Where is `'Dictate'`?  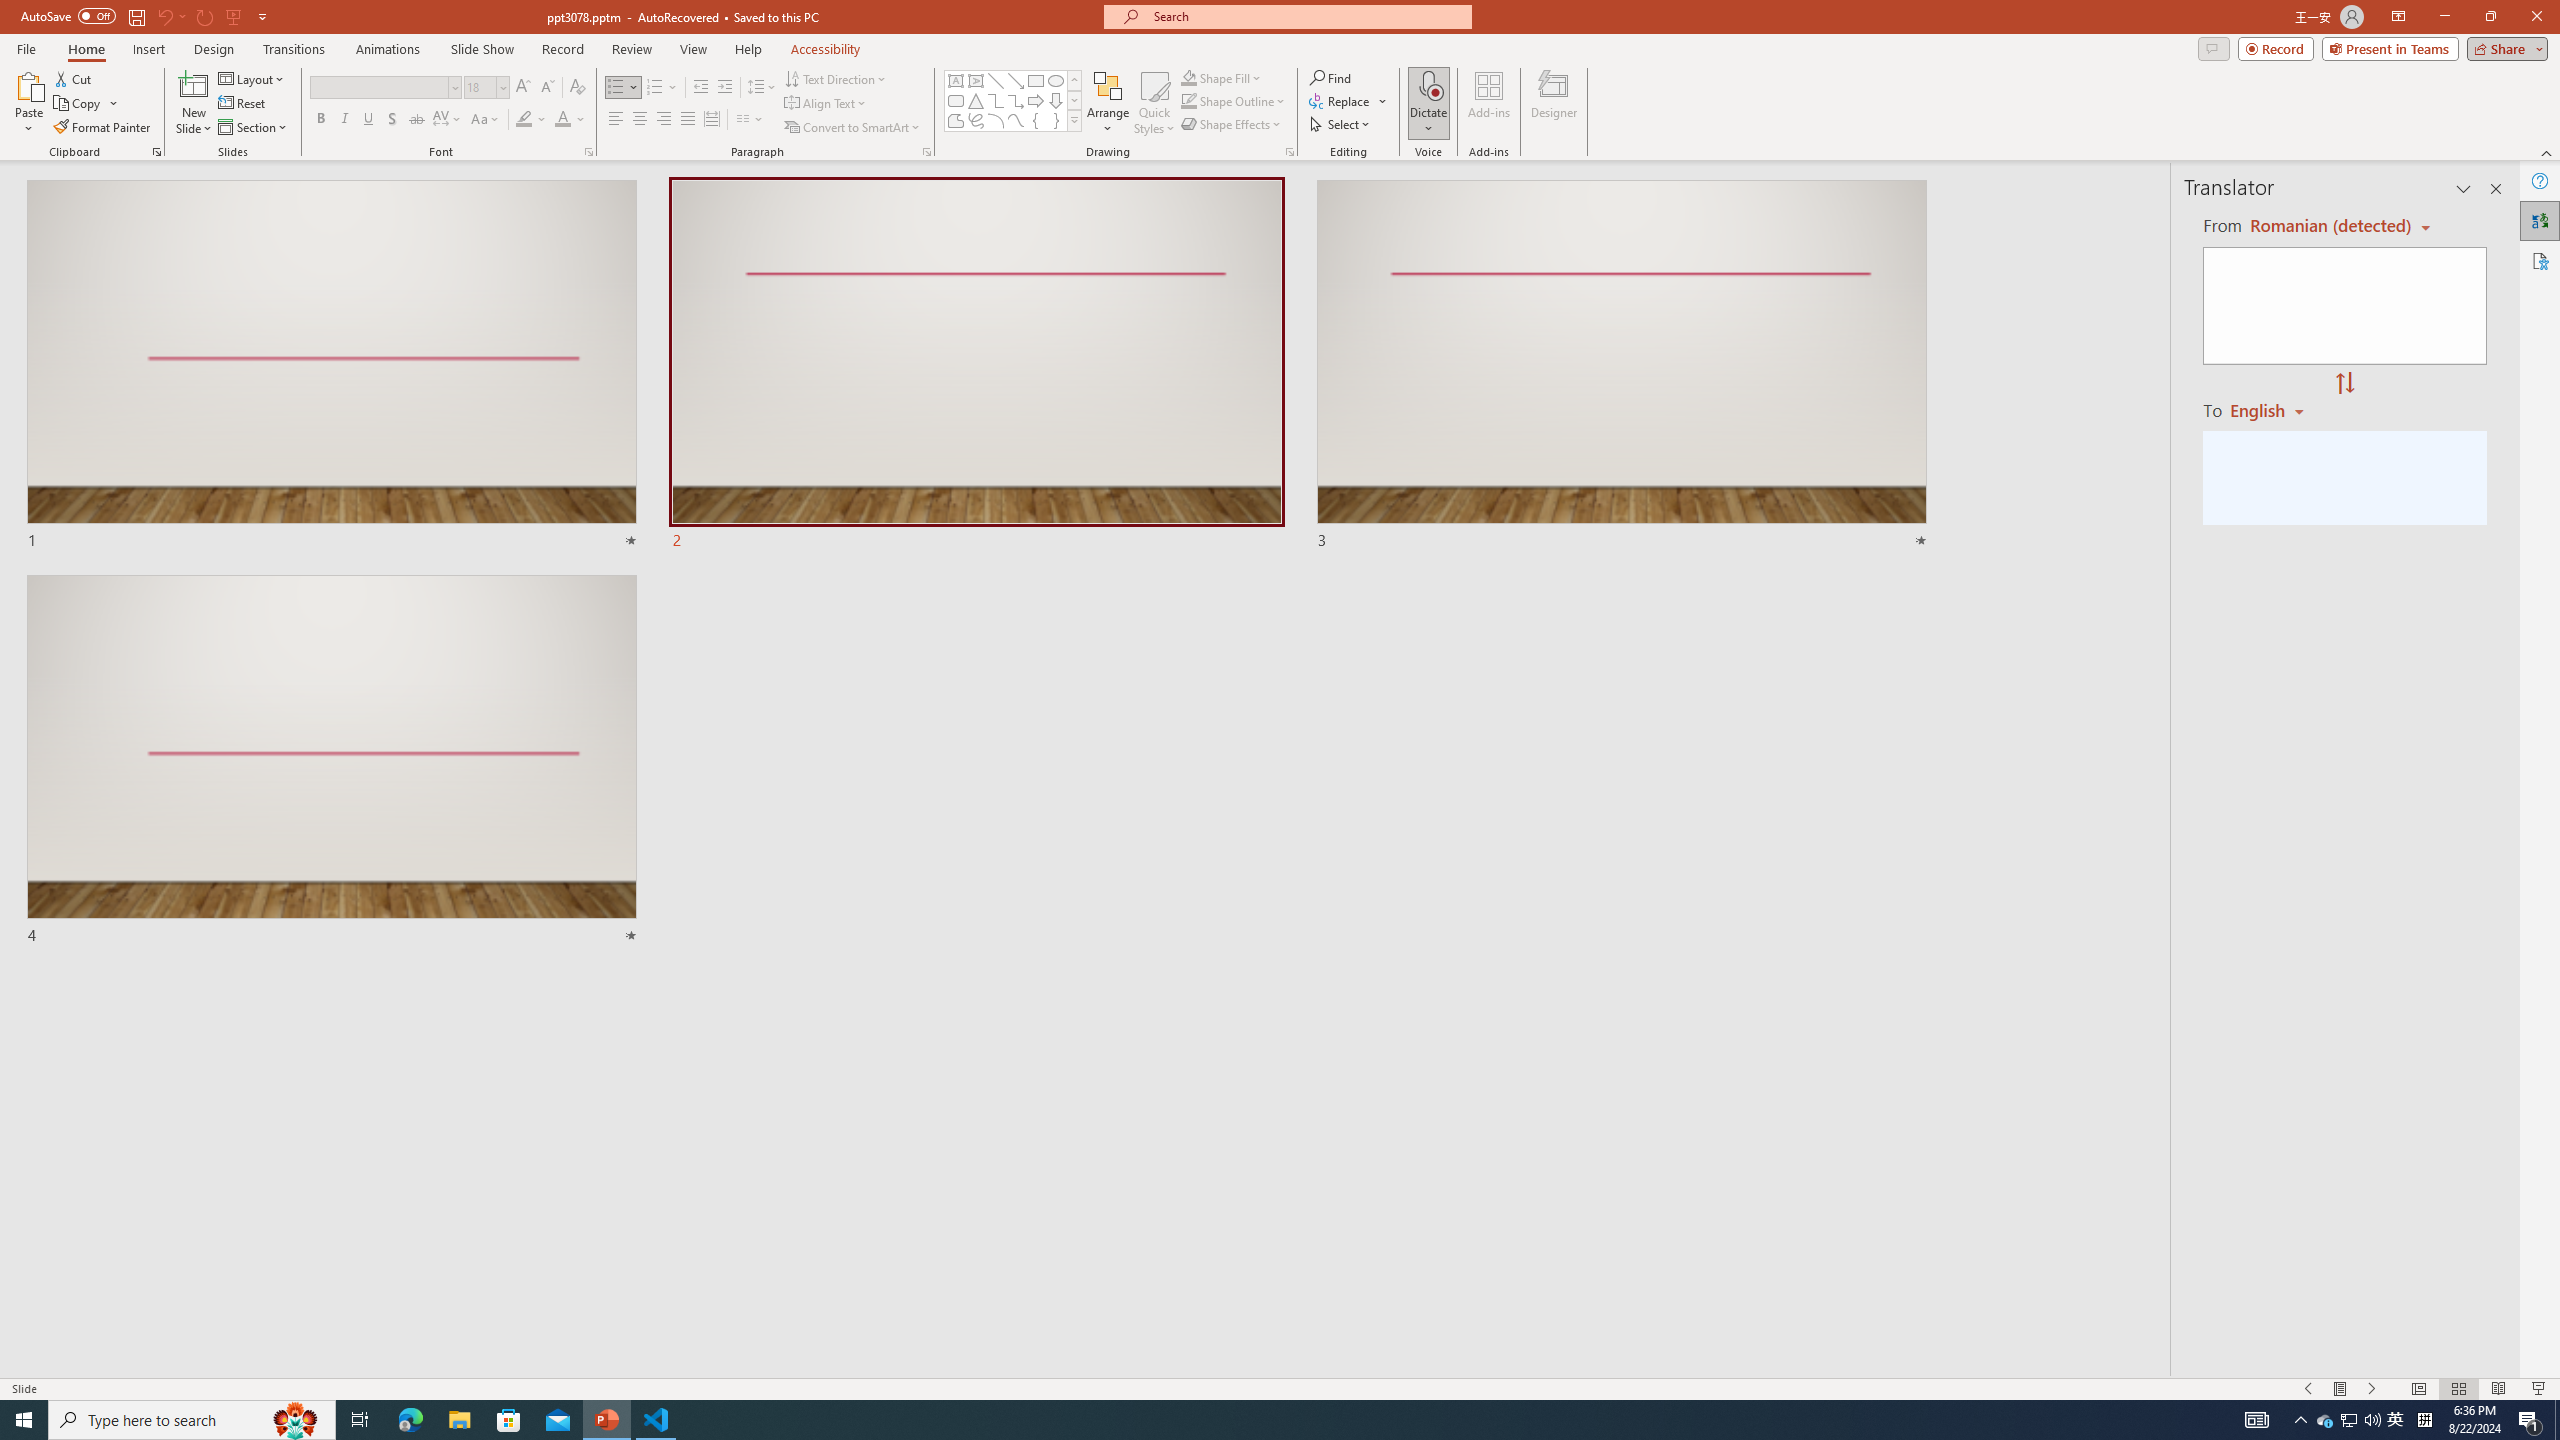 'Dictate' is located at coordinates (1427, 84).